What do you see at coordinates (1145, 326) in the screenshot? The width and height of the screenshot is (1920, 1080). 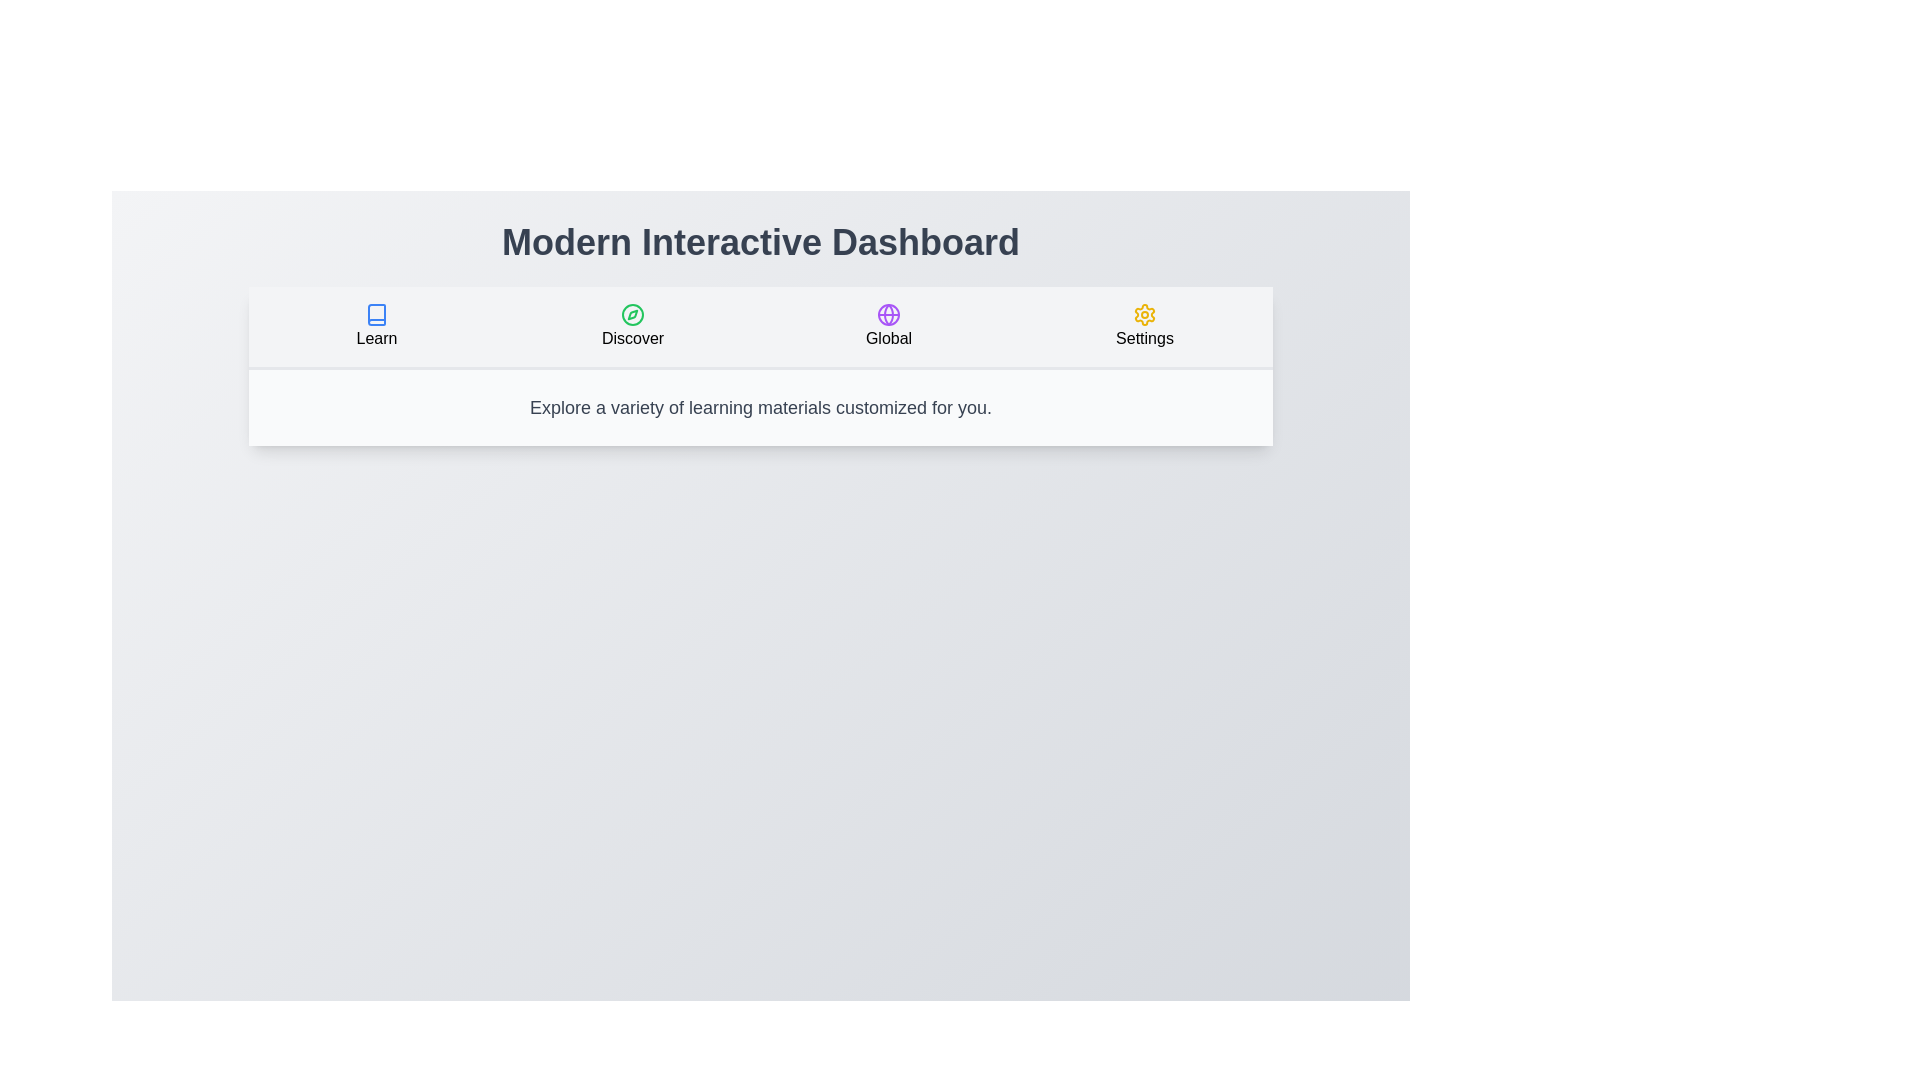 I see `the navigational menu item located at the far-right position in the horizontal menu bar` at bounding box center [1145, 326].